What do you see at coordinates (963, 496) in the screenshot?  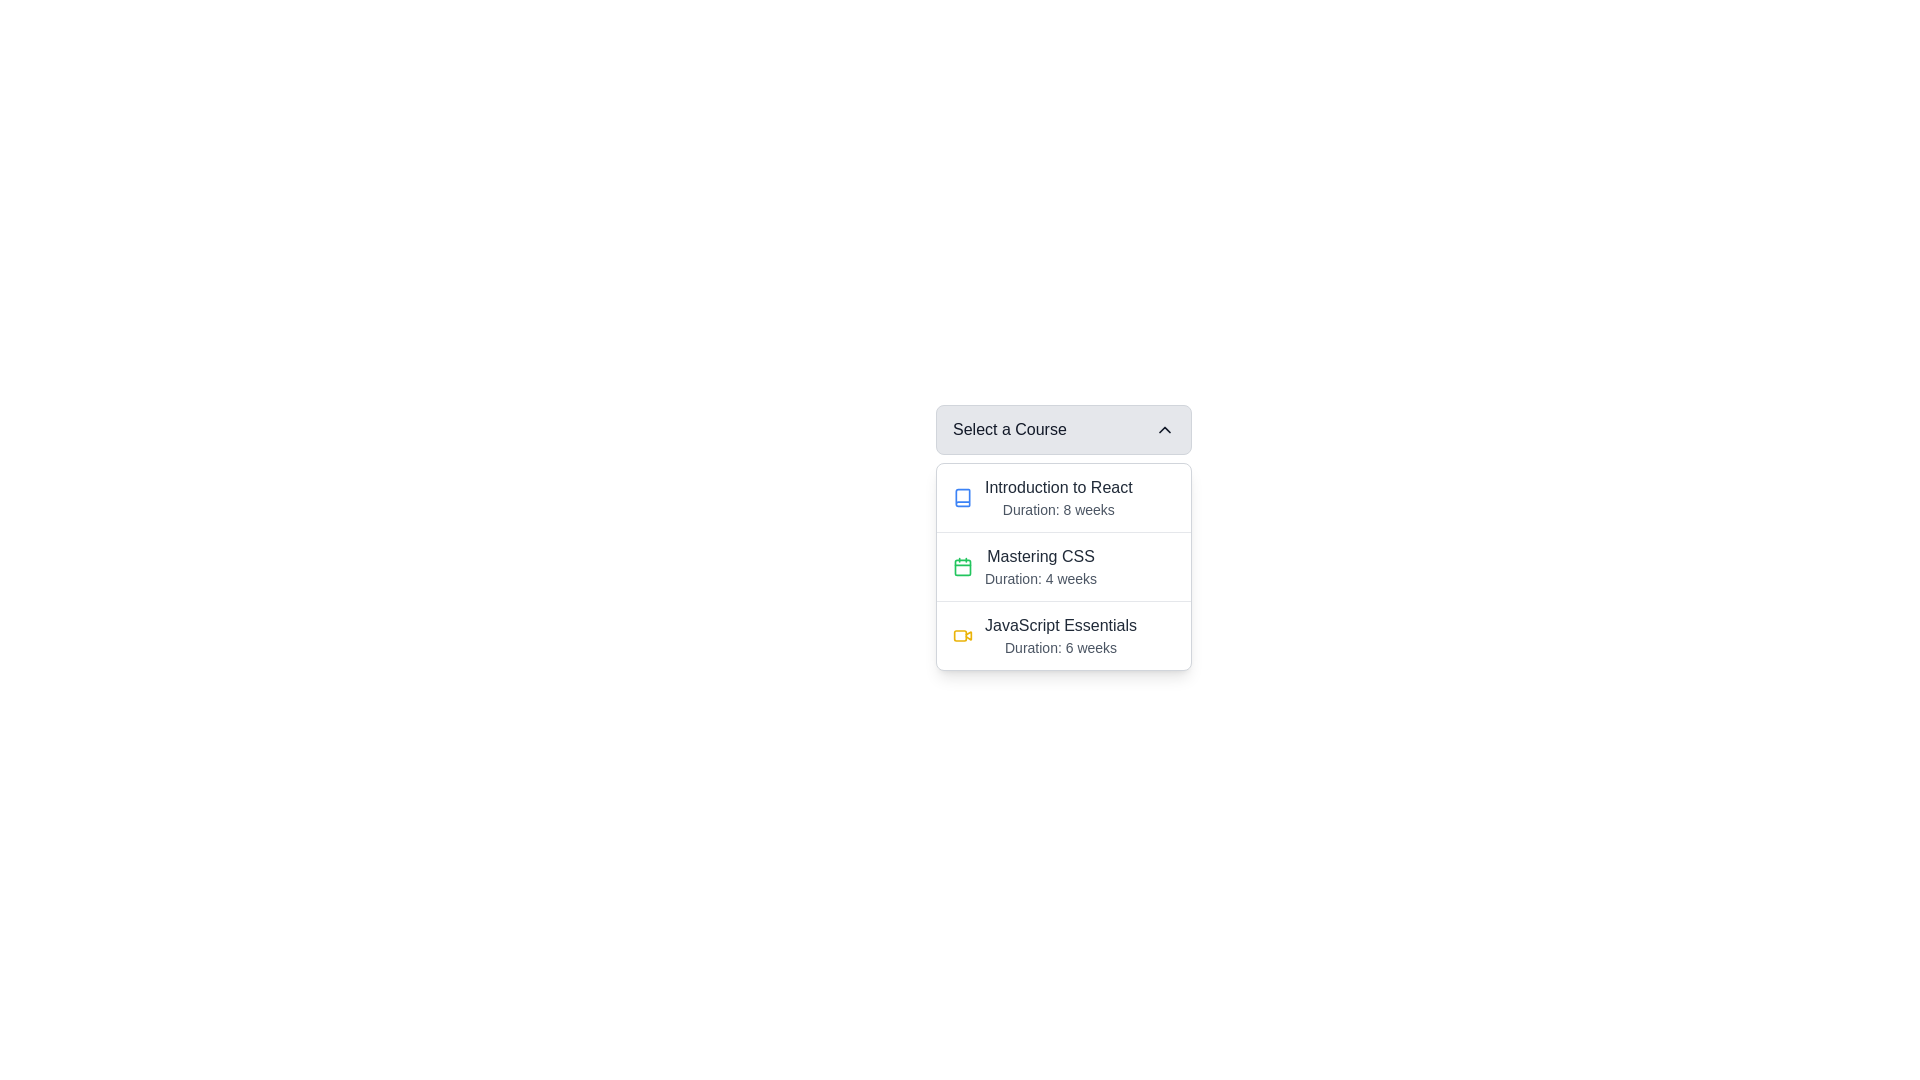 I see `the decorative icon representing the 'Introduction to React' course, which is the first icon on the left in the clickable list item under the 'Select a Course' dropdown` at bounding box center [963, 496].